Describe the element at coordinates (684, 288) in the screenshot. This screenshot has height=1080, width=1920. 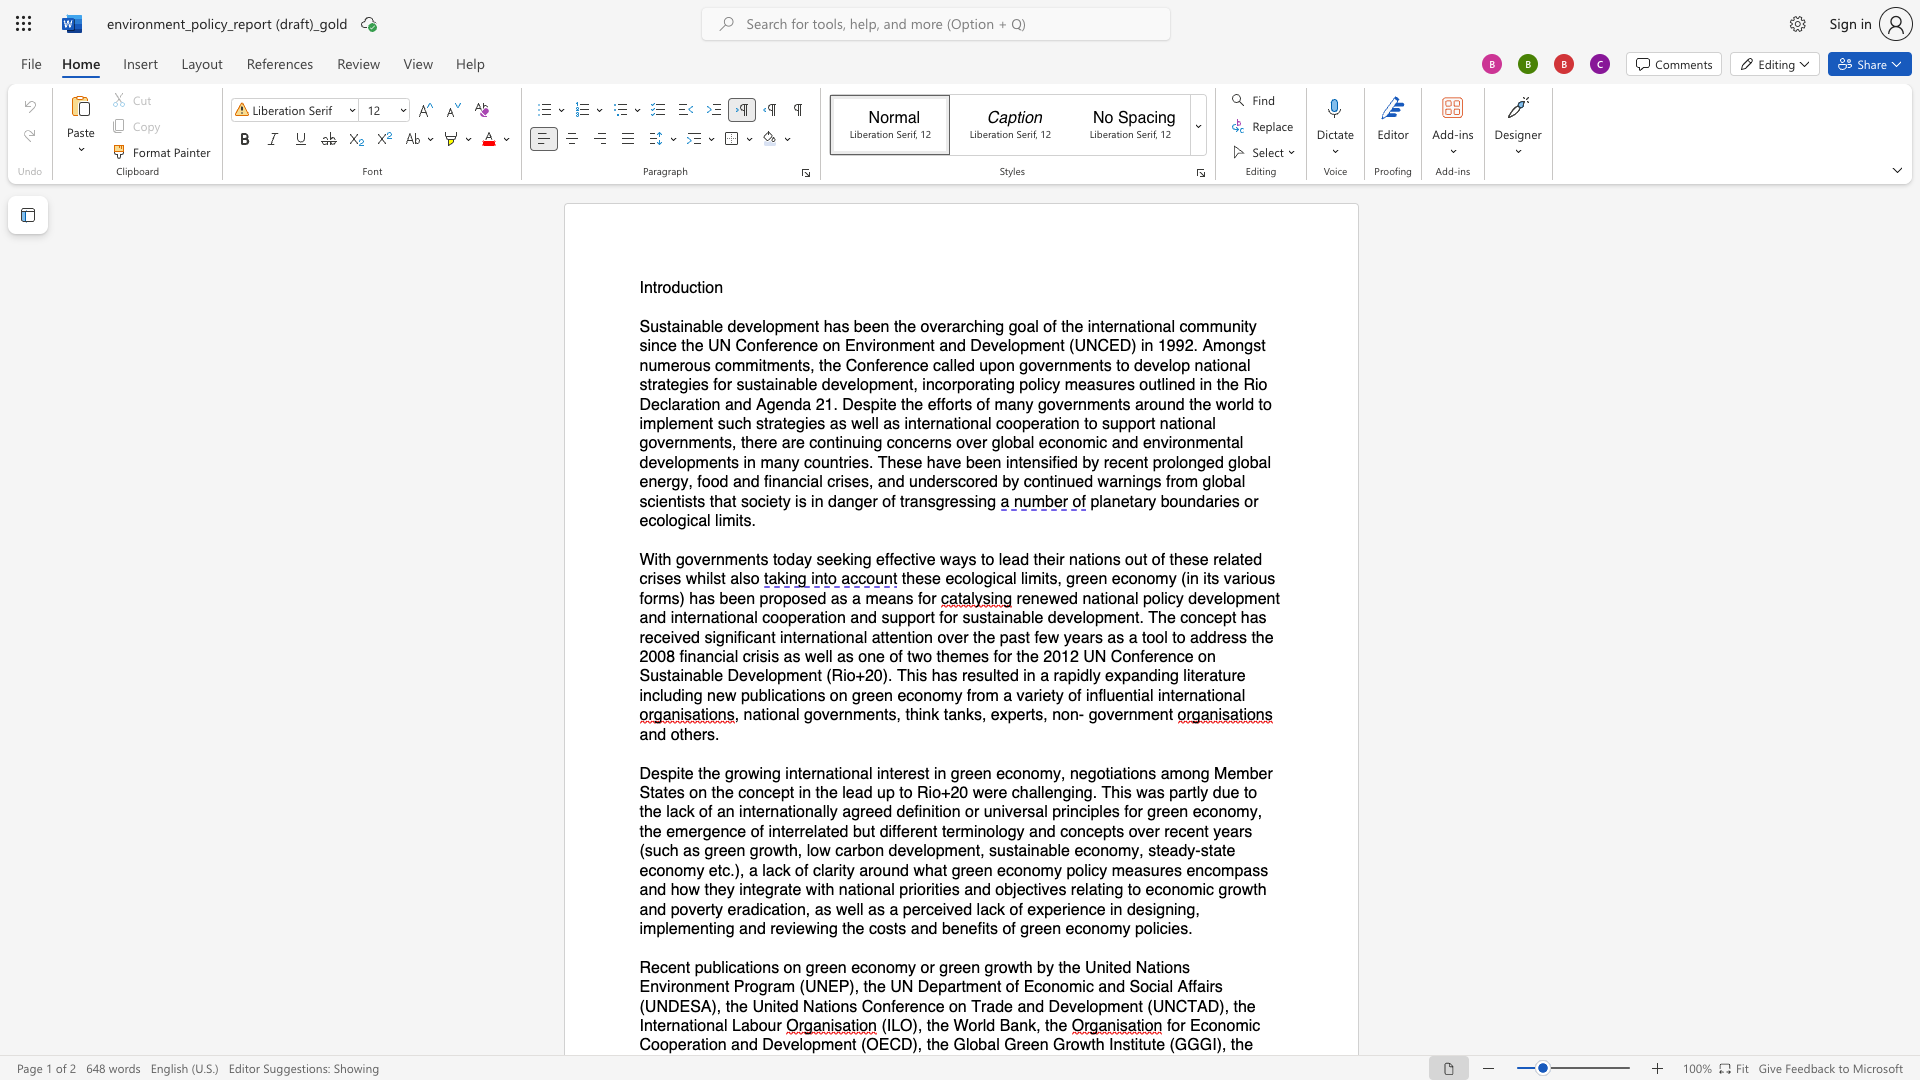
I see `the 1th character "u" in the text` at that location.